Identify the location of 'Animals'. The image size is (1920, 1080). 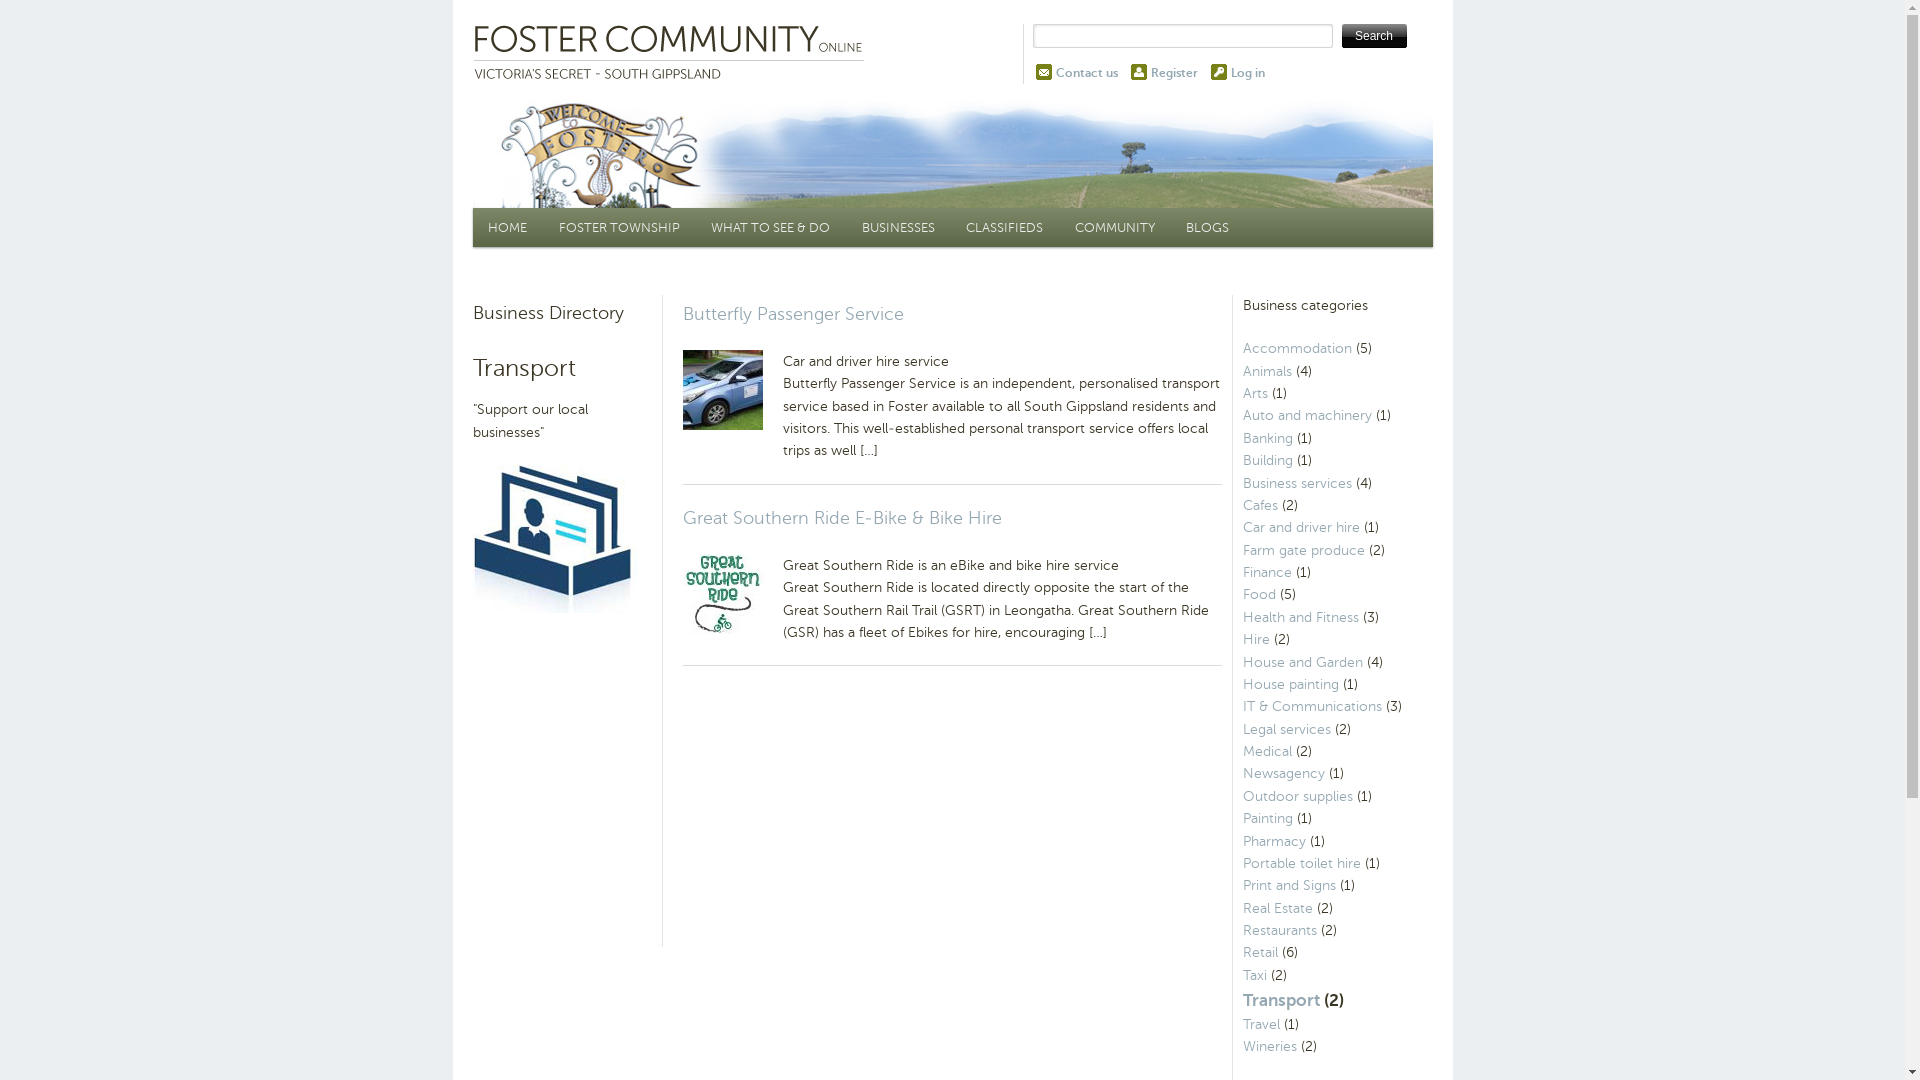
(1265, 371).